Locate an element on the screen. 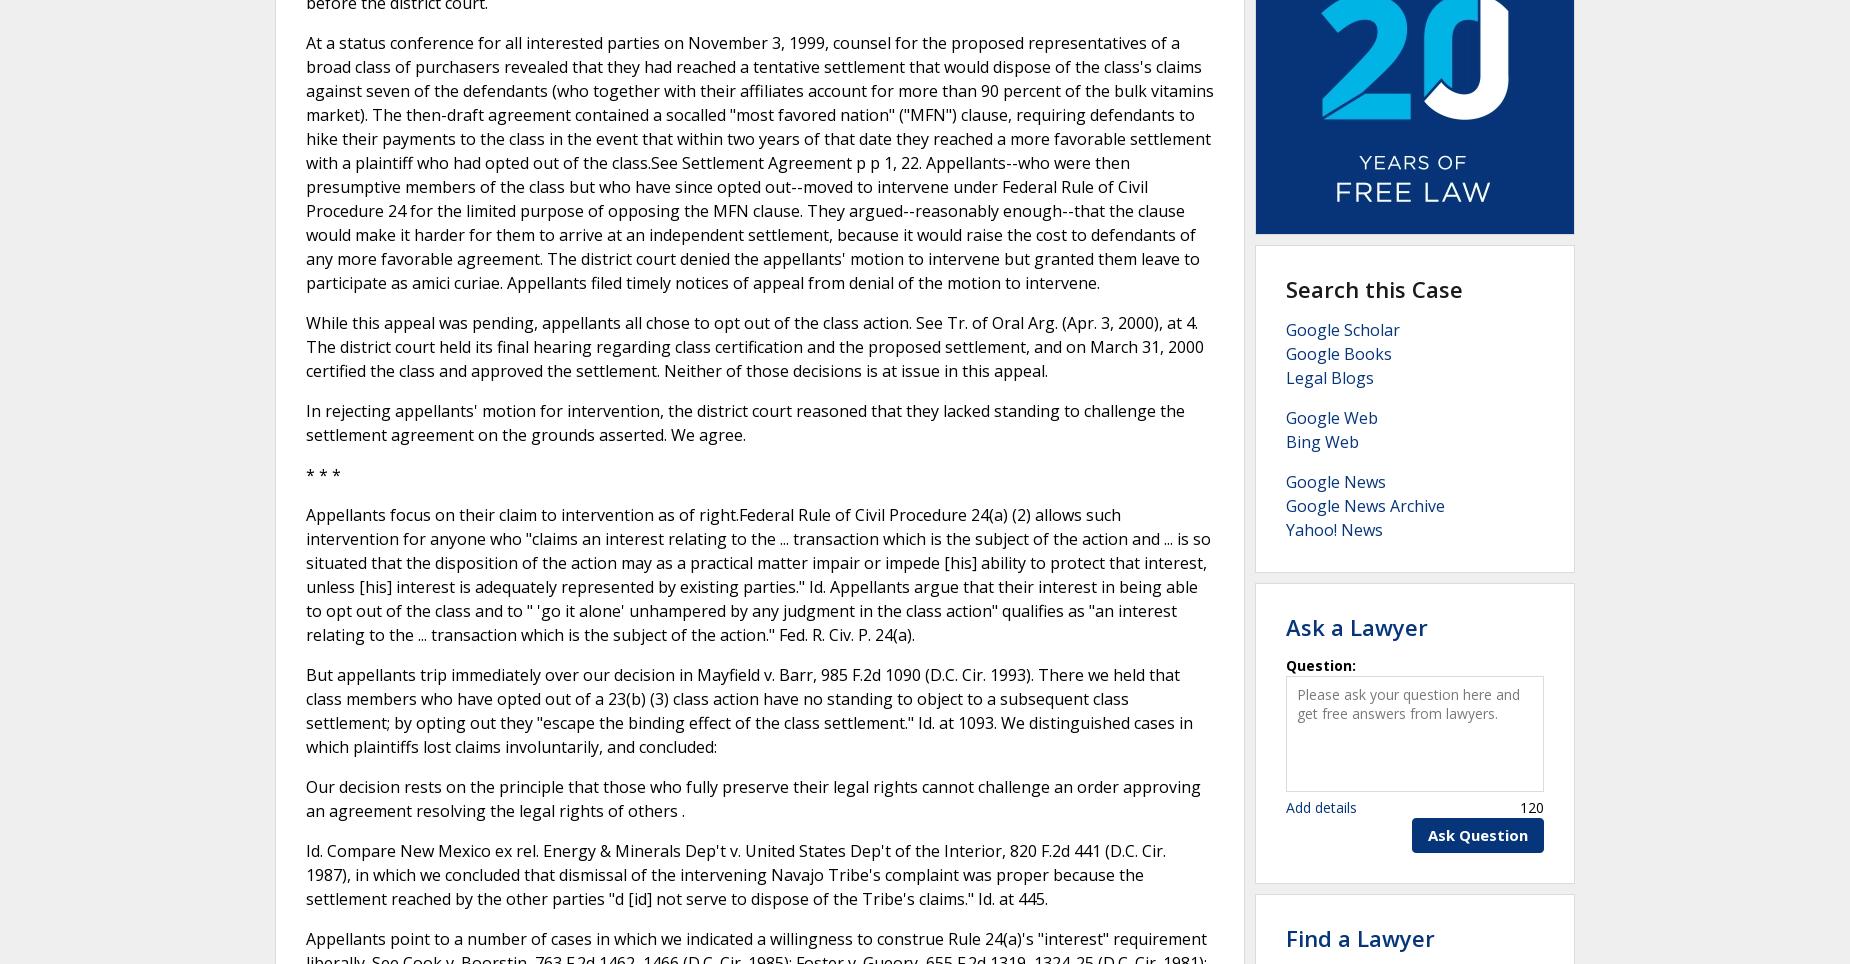  'Google Web' is located at coordinates (1331, 416).